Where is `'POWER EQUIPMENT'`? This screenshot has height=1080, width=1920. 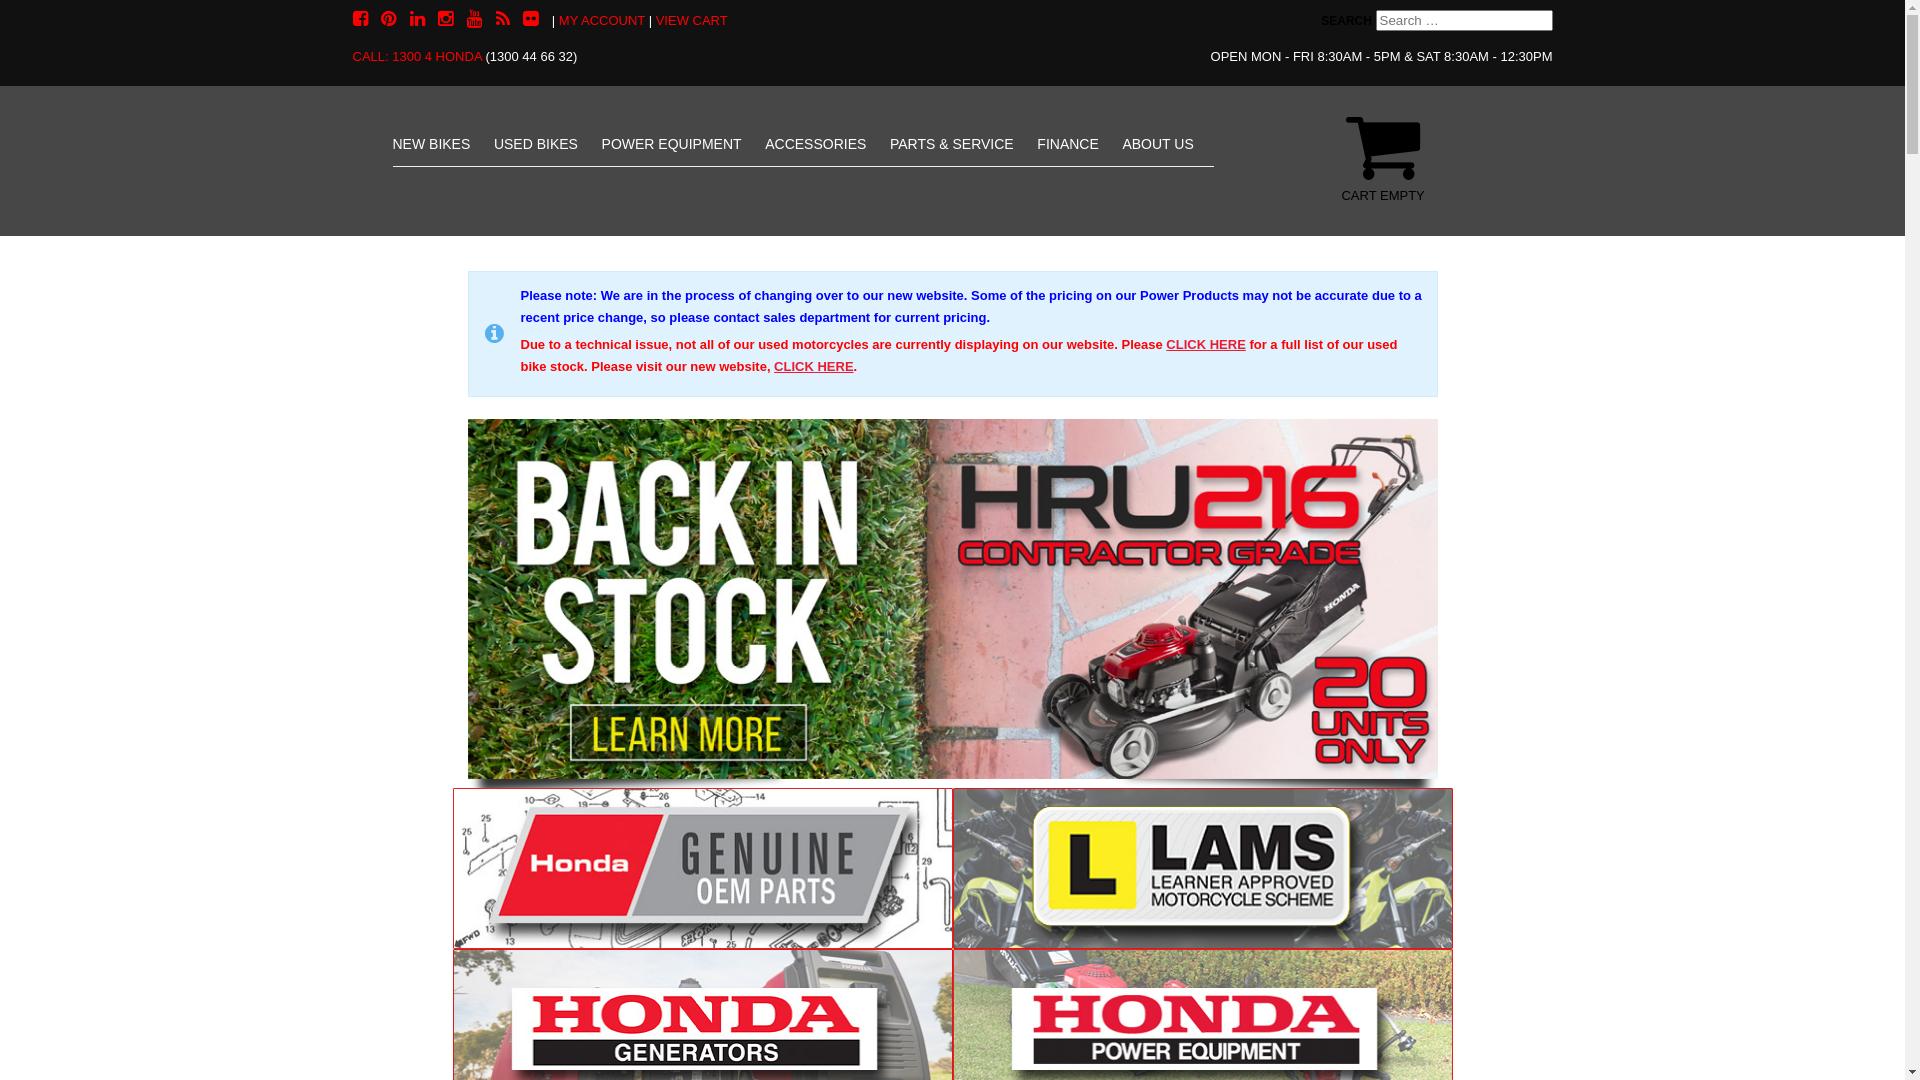
'POWER EQUIPMENT' is located at coordinates (672, 142).